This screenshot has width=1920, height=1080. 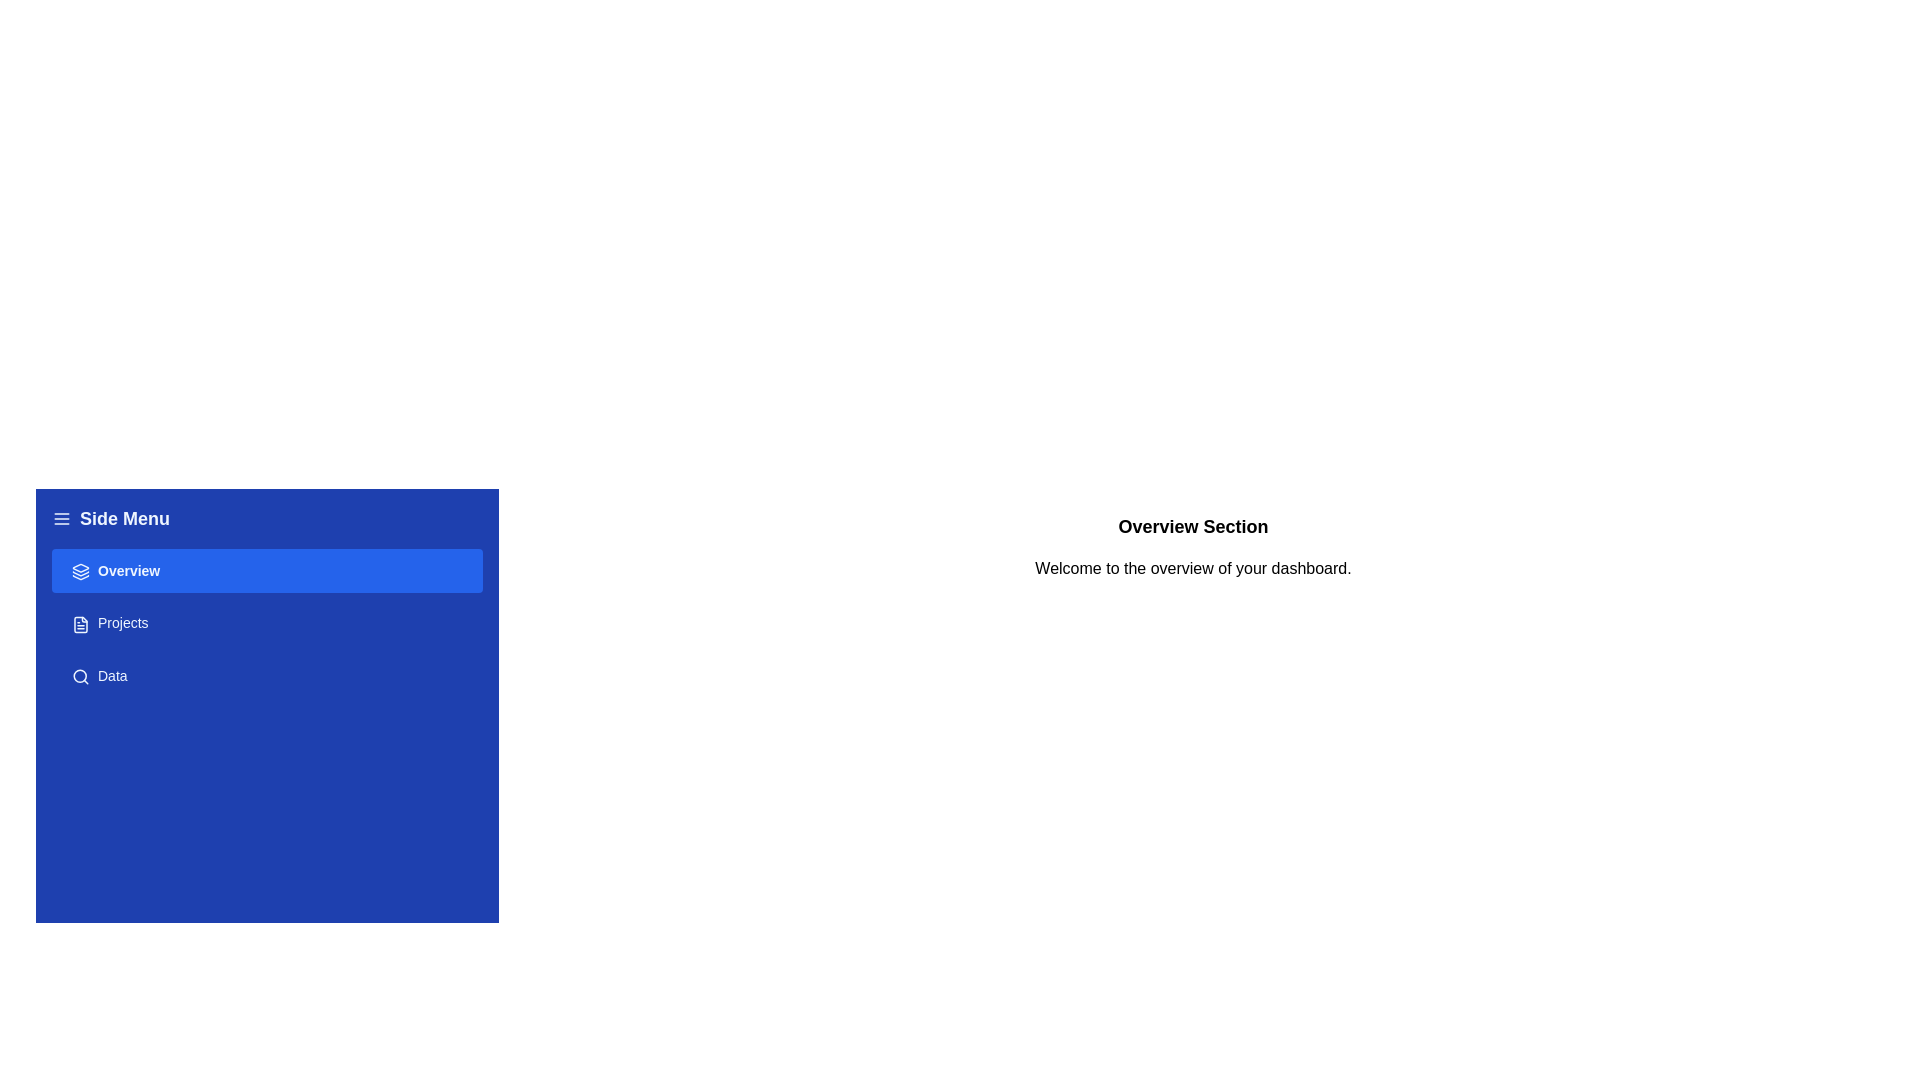 I want to click on the 'Data' button located in the sidebar menu, which is the third interactive item below 'Overview' and 'Projects', so click(x=266, y=675).